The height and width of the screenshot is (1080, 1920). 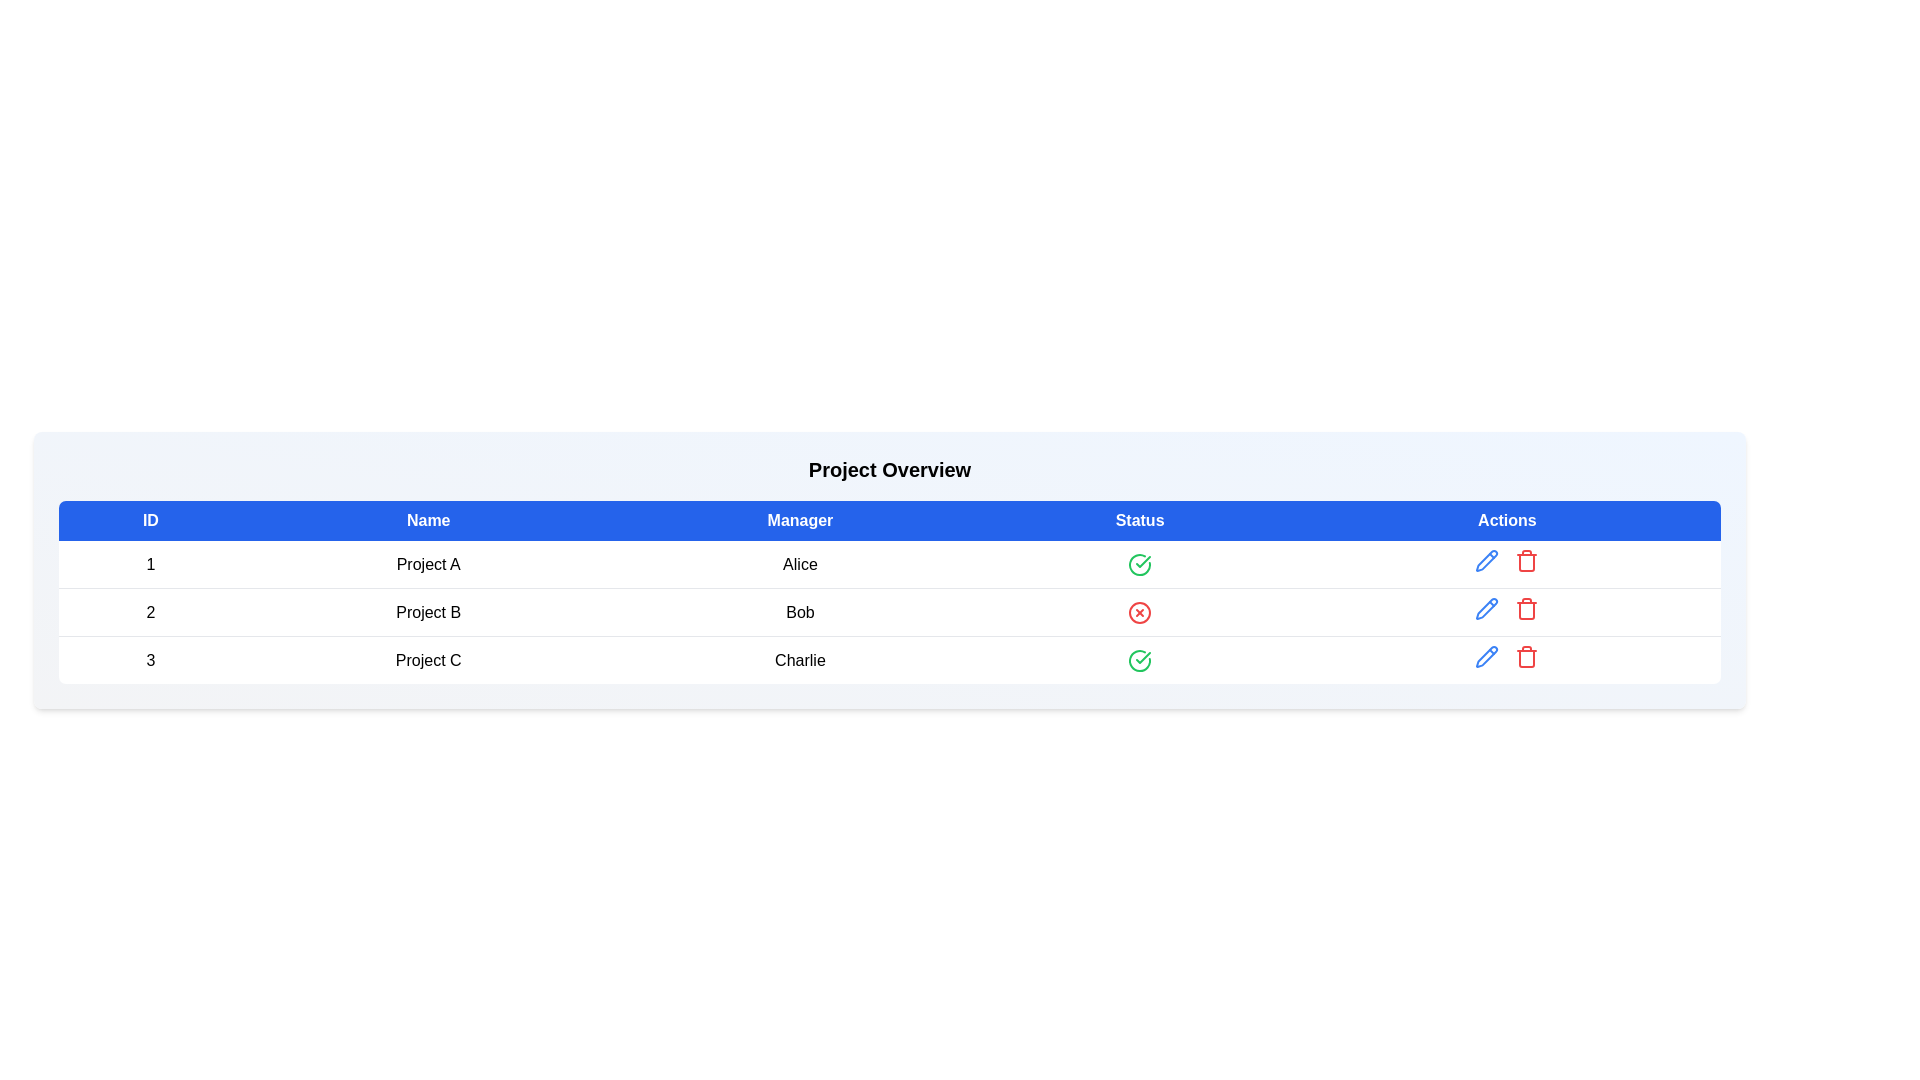 I want to click on the green check-circle icon in the 'Status' column of the first row, which indicates the validated status for manager 'Alice' and project 'Project A', so click(x=1140, y=564).